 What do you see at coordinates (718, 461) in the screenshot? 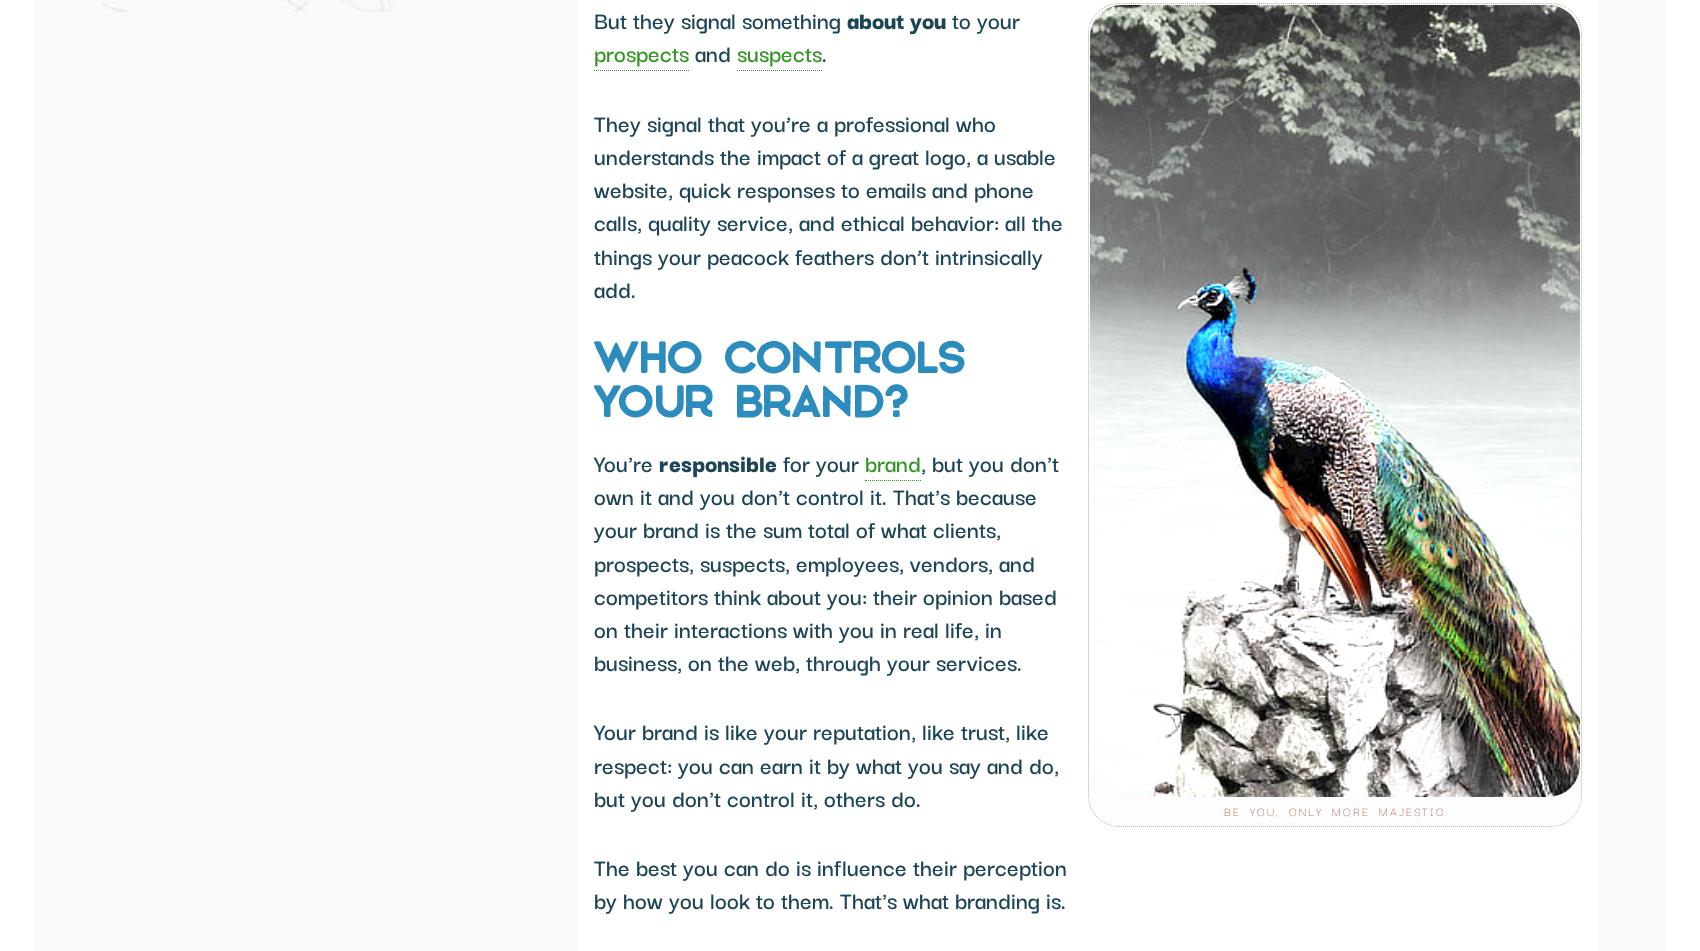
I see `'responsible'` at bounding box center [718, 461].